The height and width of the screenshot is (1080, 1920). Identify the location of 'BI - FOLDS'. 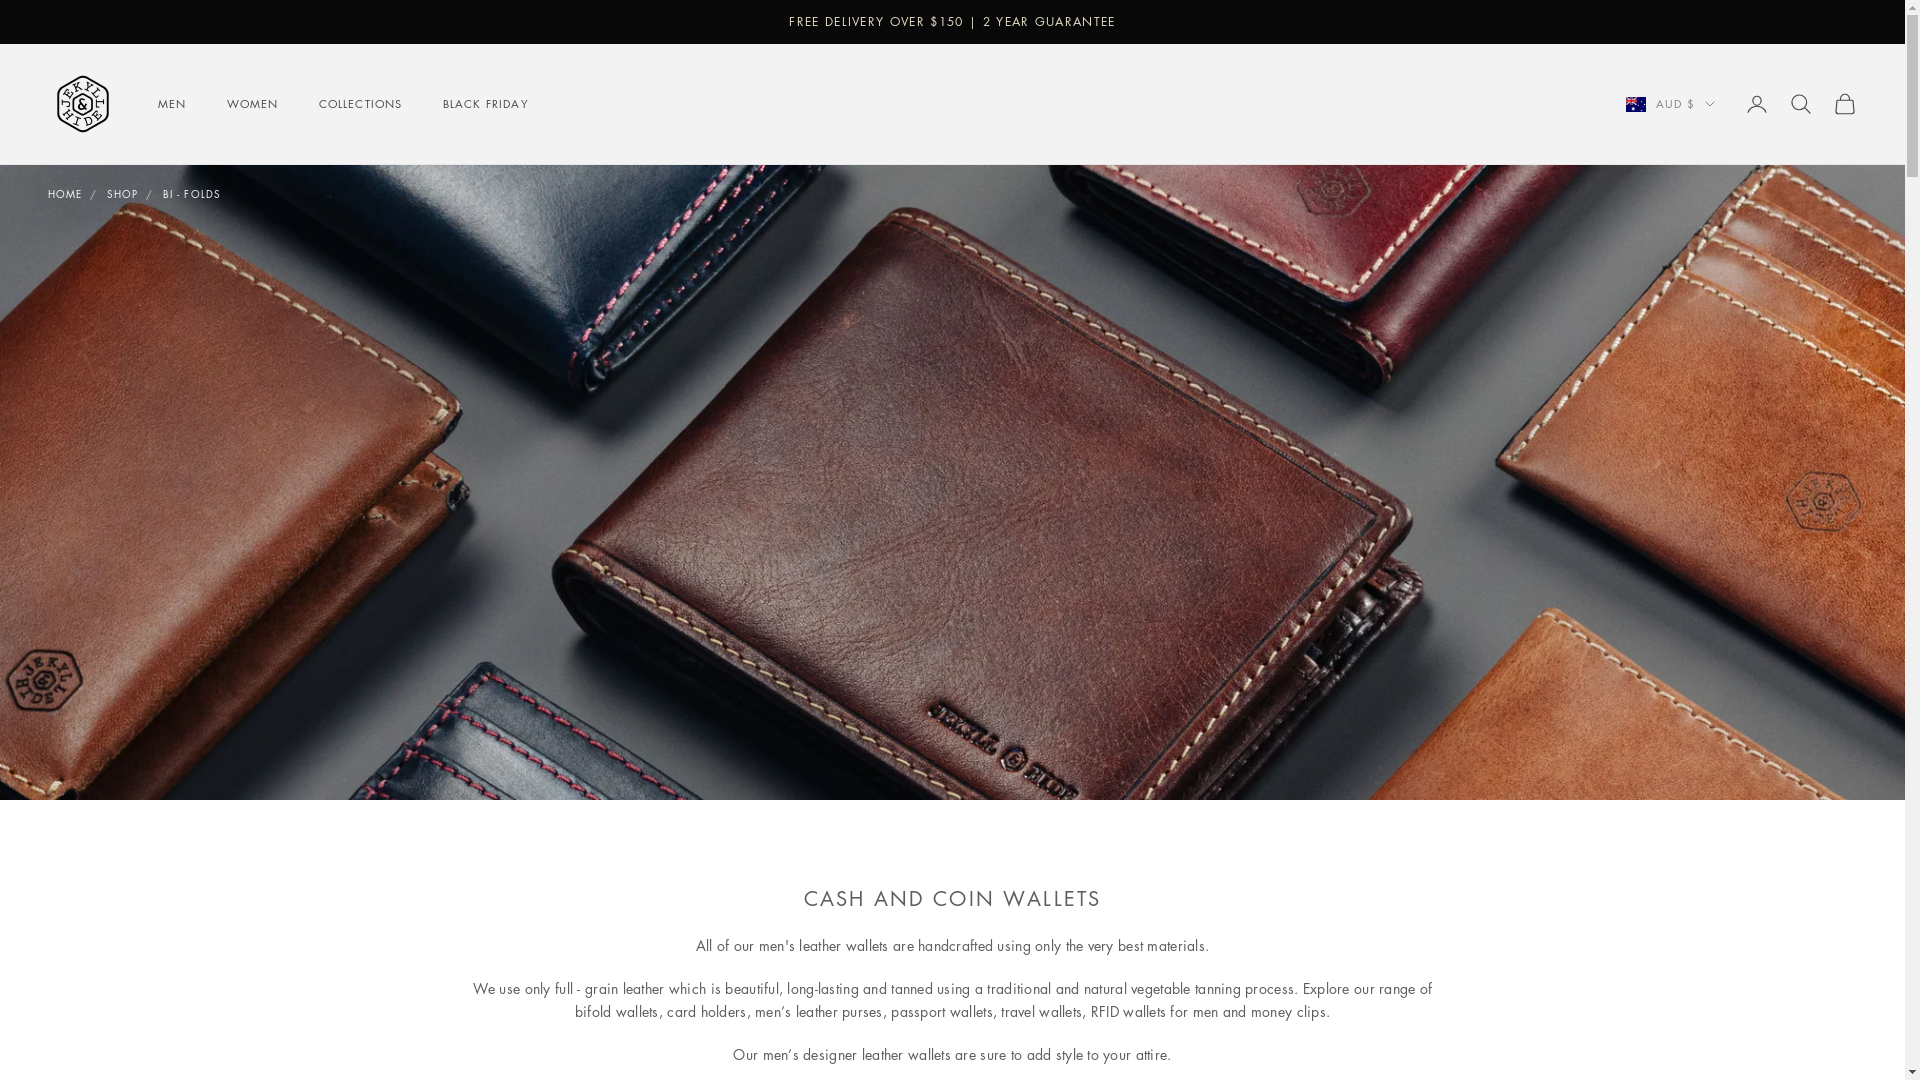
(192, 193).